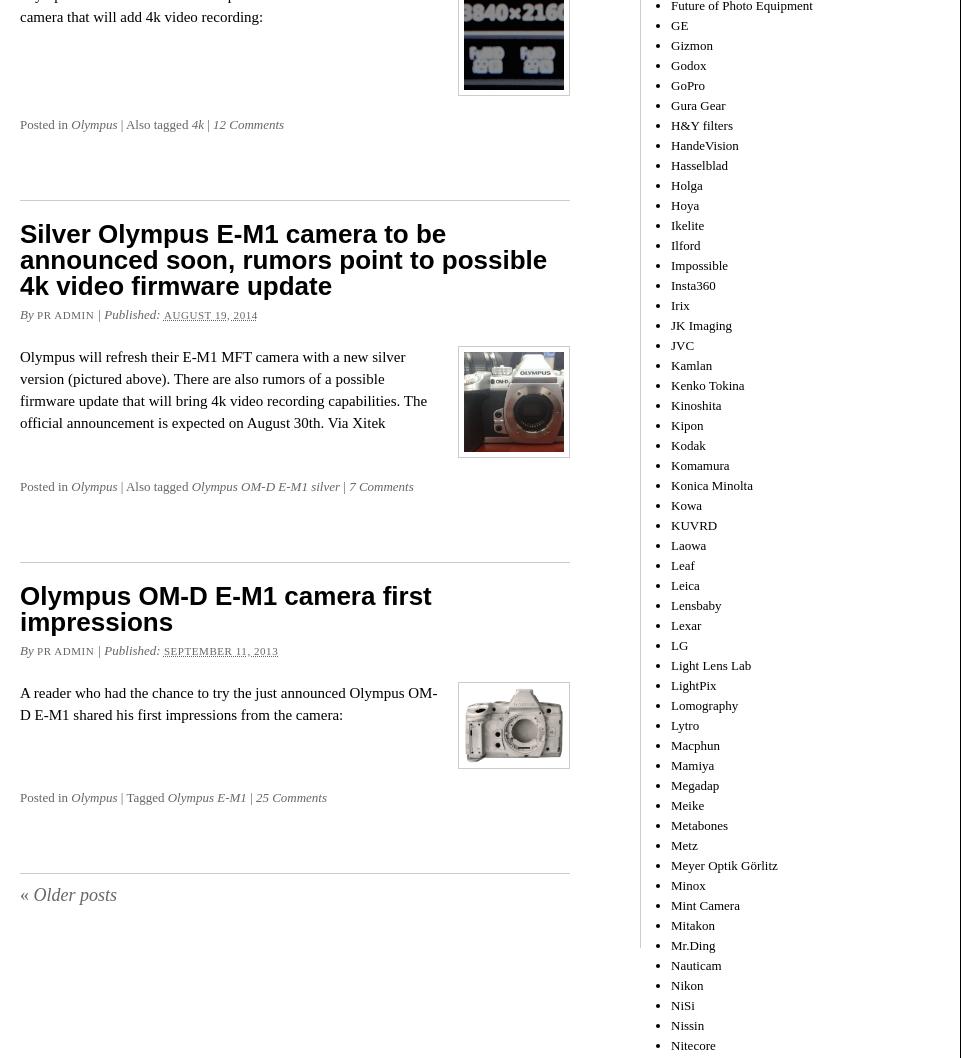 This screenshot has width=961, height=1058. Describe the element at coordinates (264, 485) in the screenshot. I see `'Olympus OM-D E-M1 silver'` at that location.